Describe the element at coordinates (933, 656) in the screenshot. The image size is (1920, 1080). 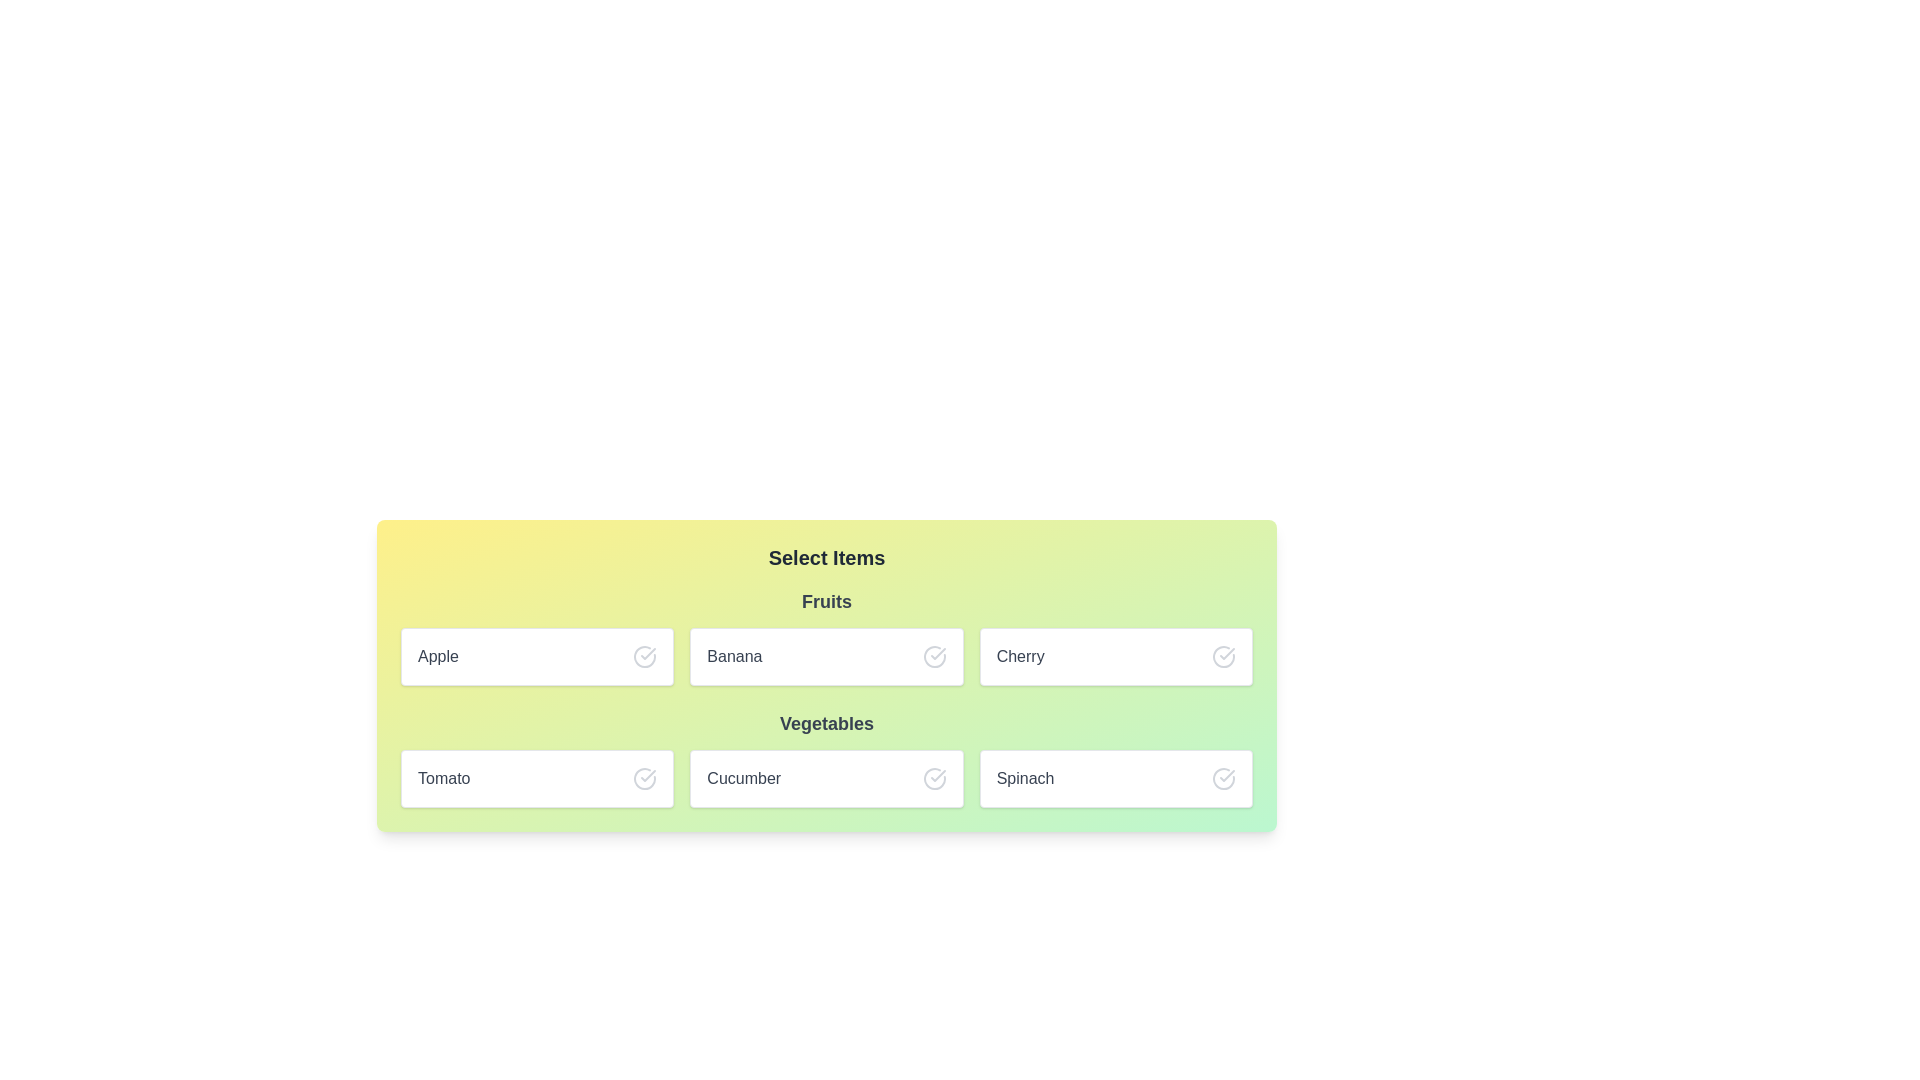
I see `the check mark icon within a circle located to the right of the 'Banana' label in the 'Fruits' category` at that location.